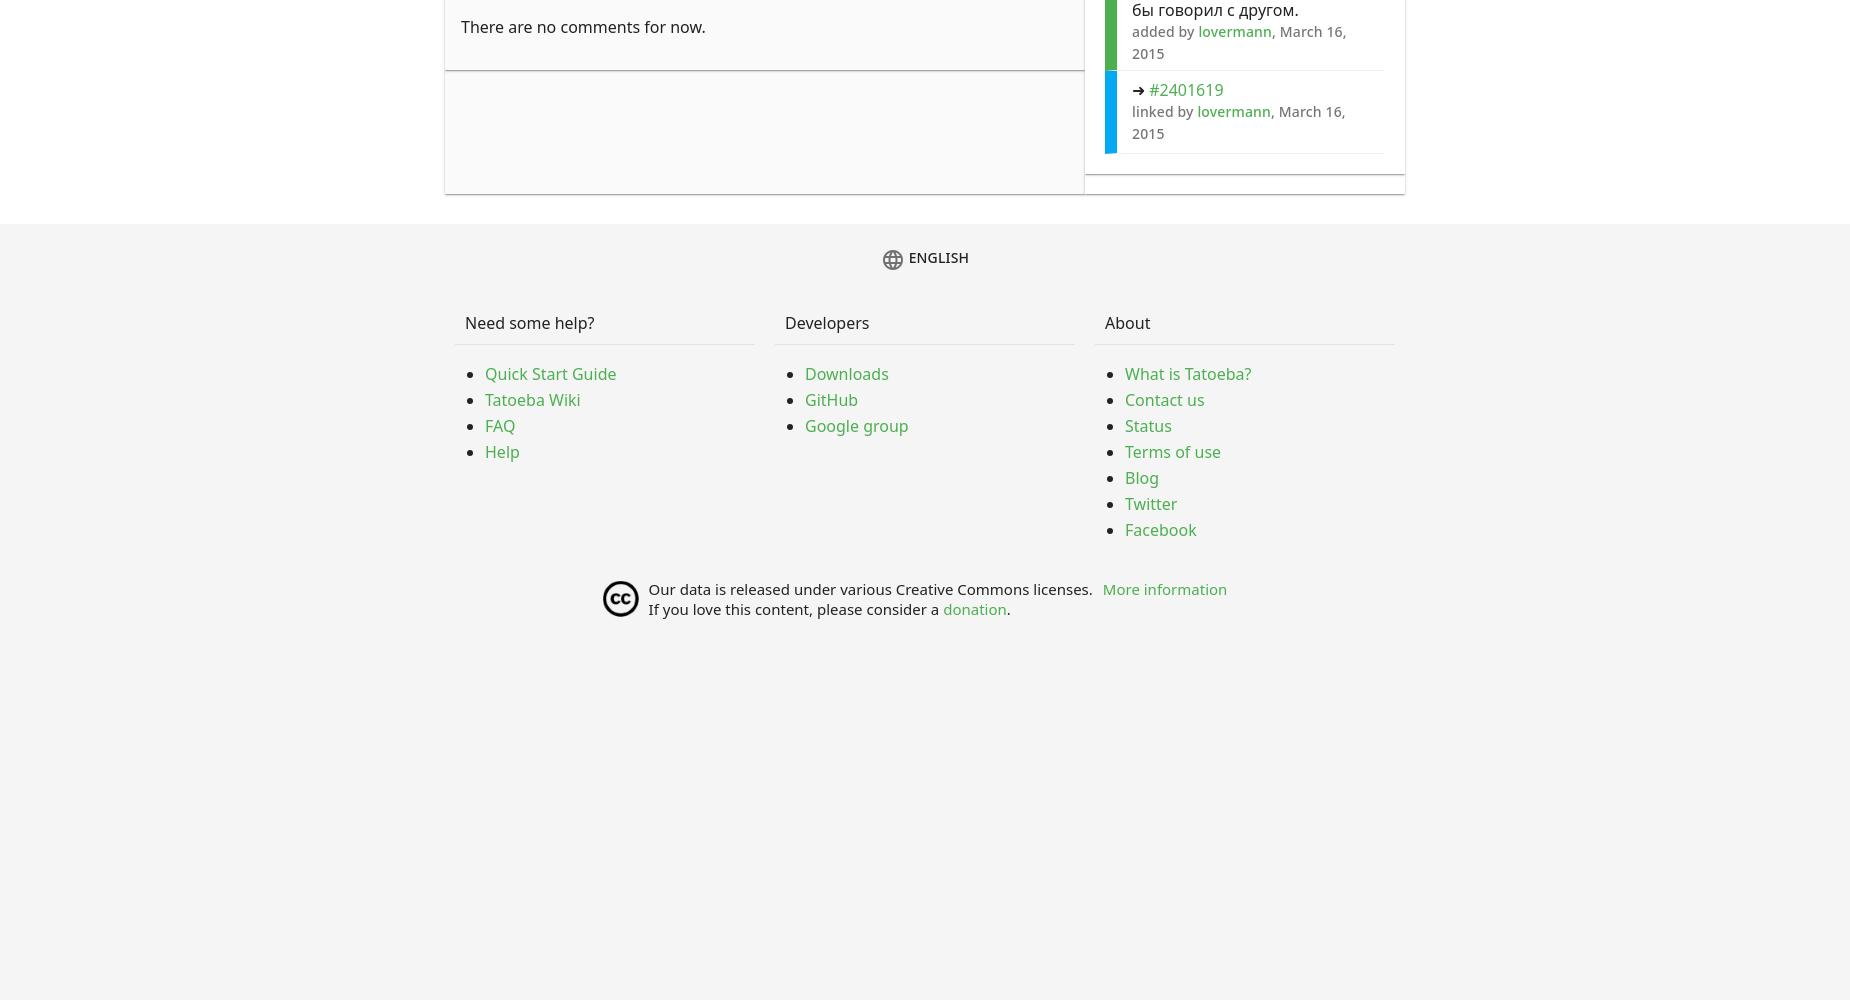 The width and height of the screenshot is (1850, 1000). Describe the element at coordinates (804, 400) in the screenshot. I see `'GitHub'` at that location.